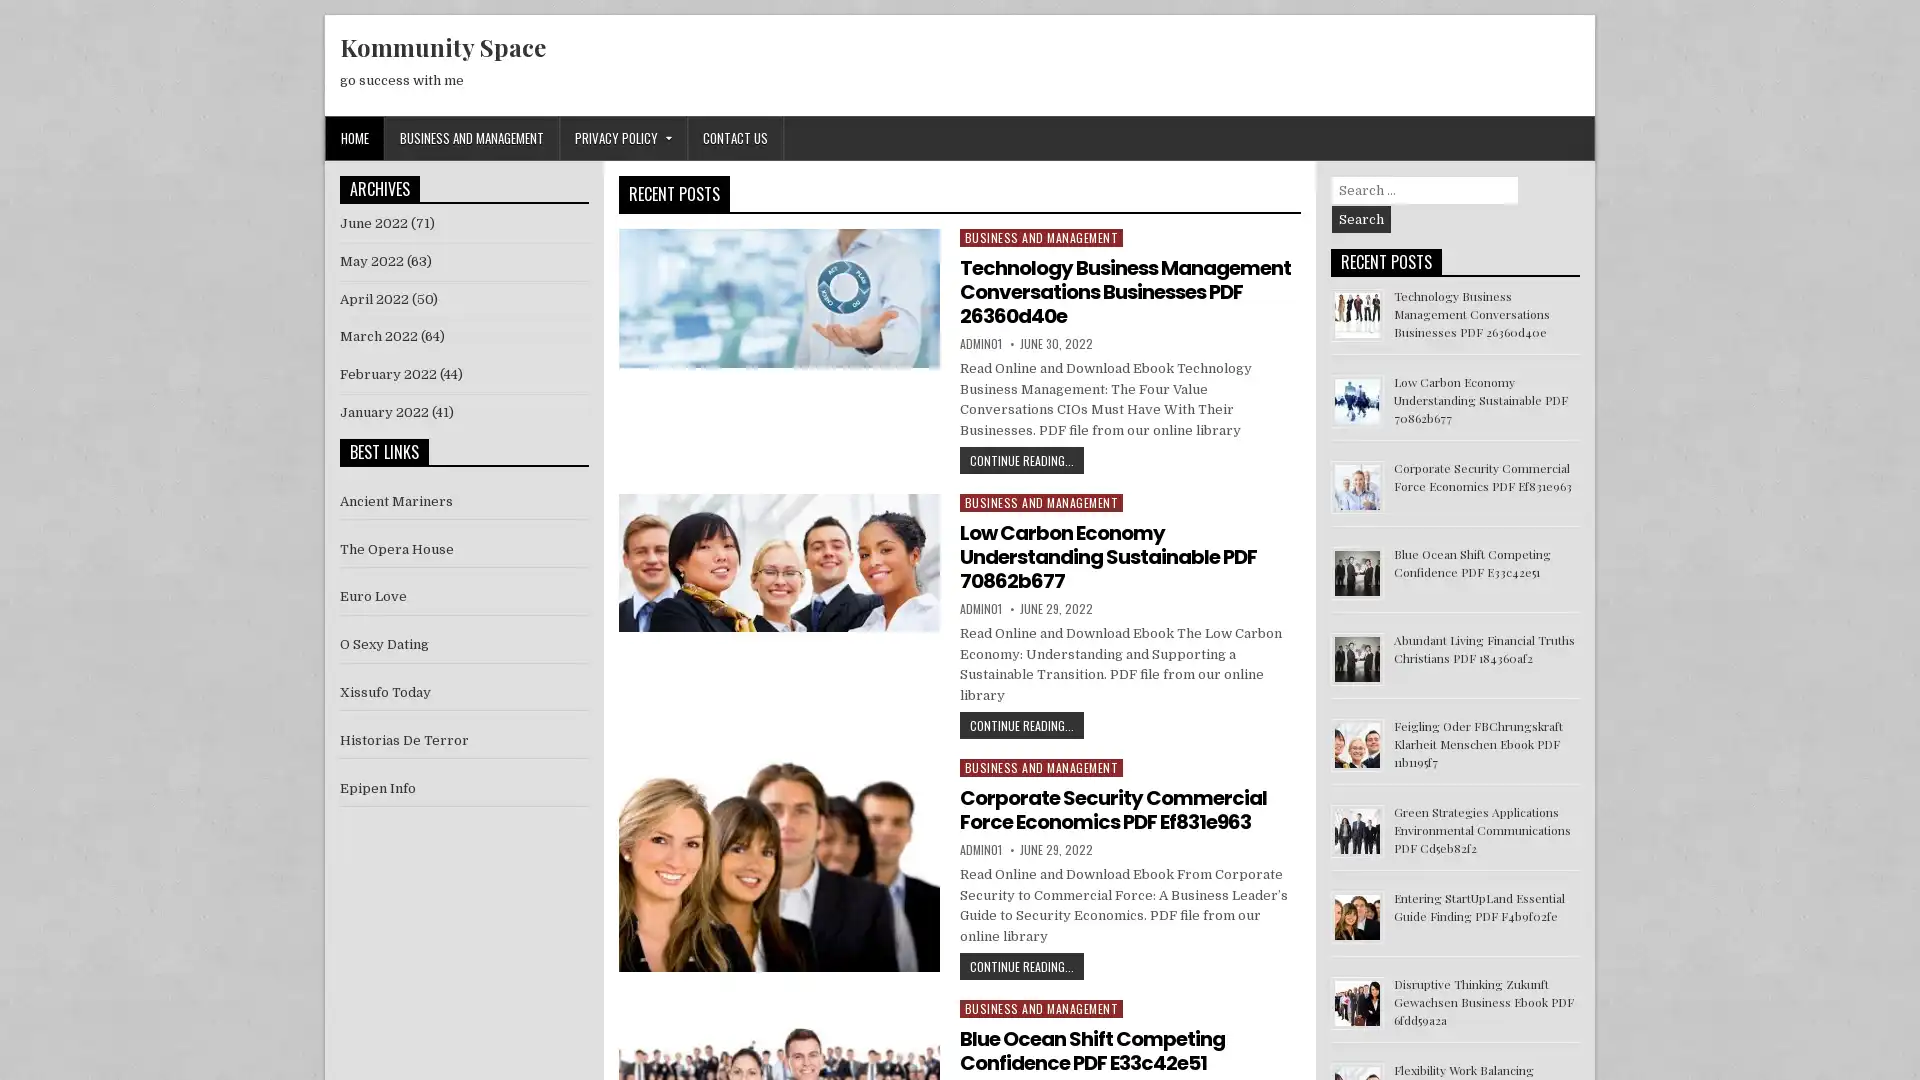 This screenshot has width=1920, height=1080. I want to click on Search, so click(1360, 219).